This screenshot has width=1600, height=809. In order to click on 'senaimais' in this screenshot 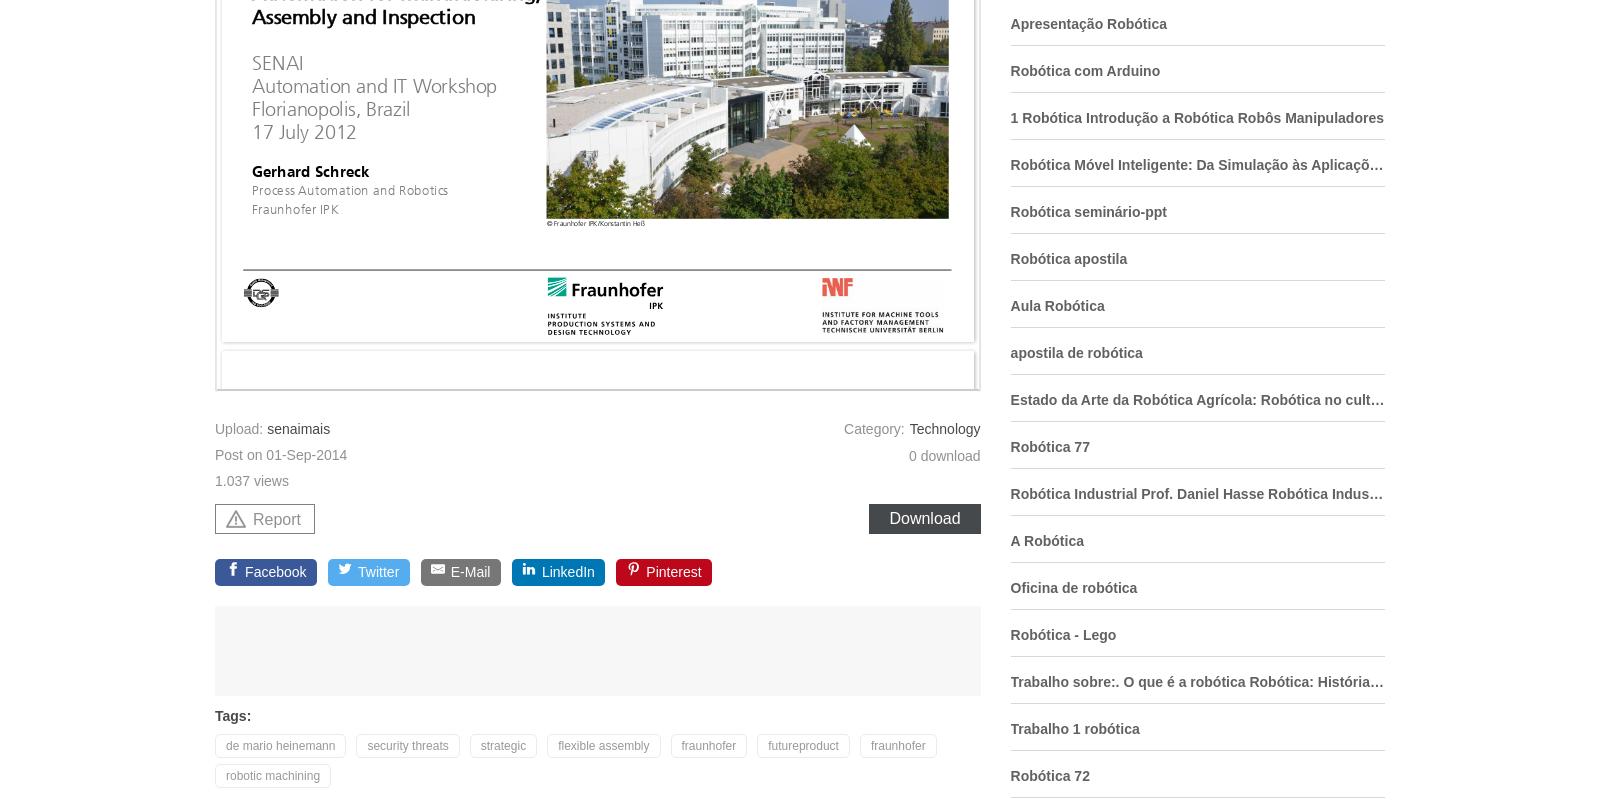, I will do `click(298, 428)`.